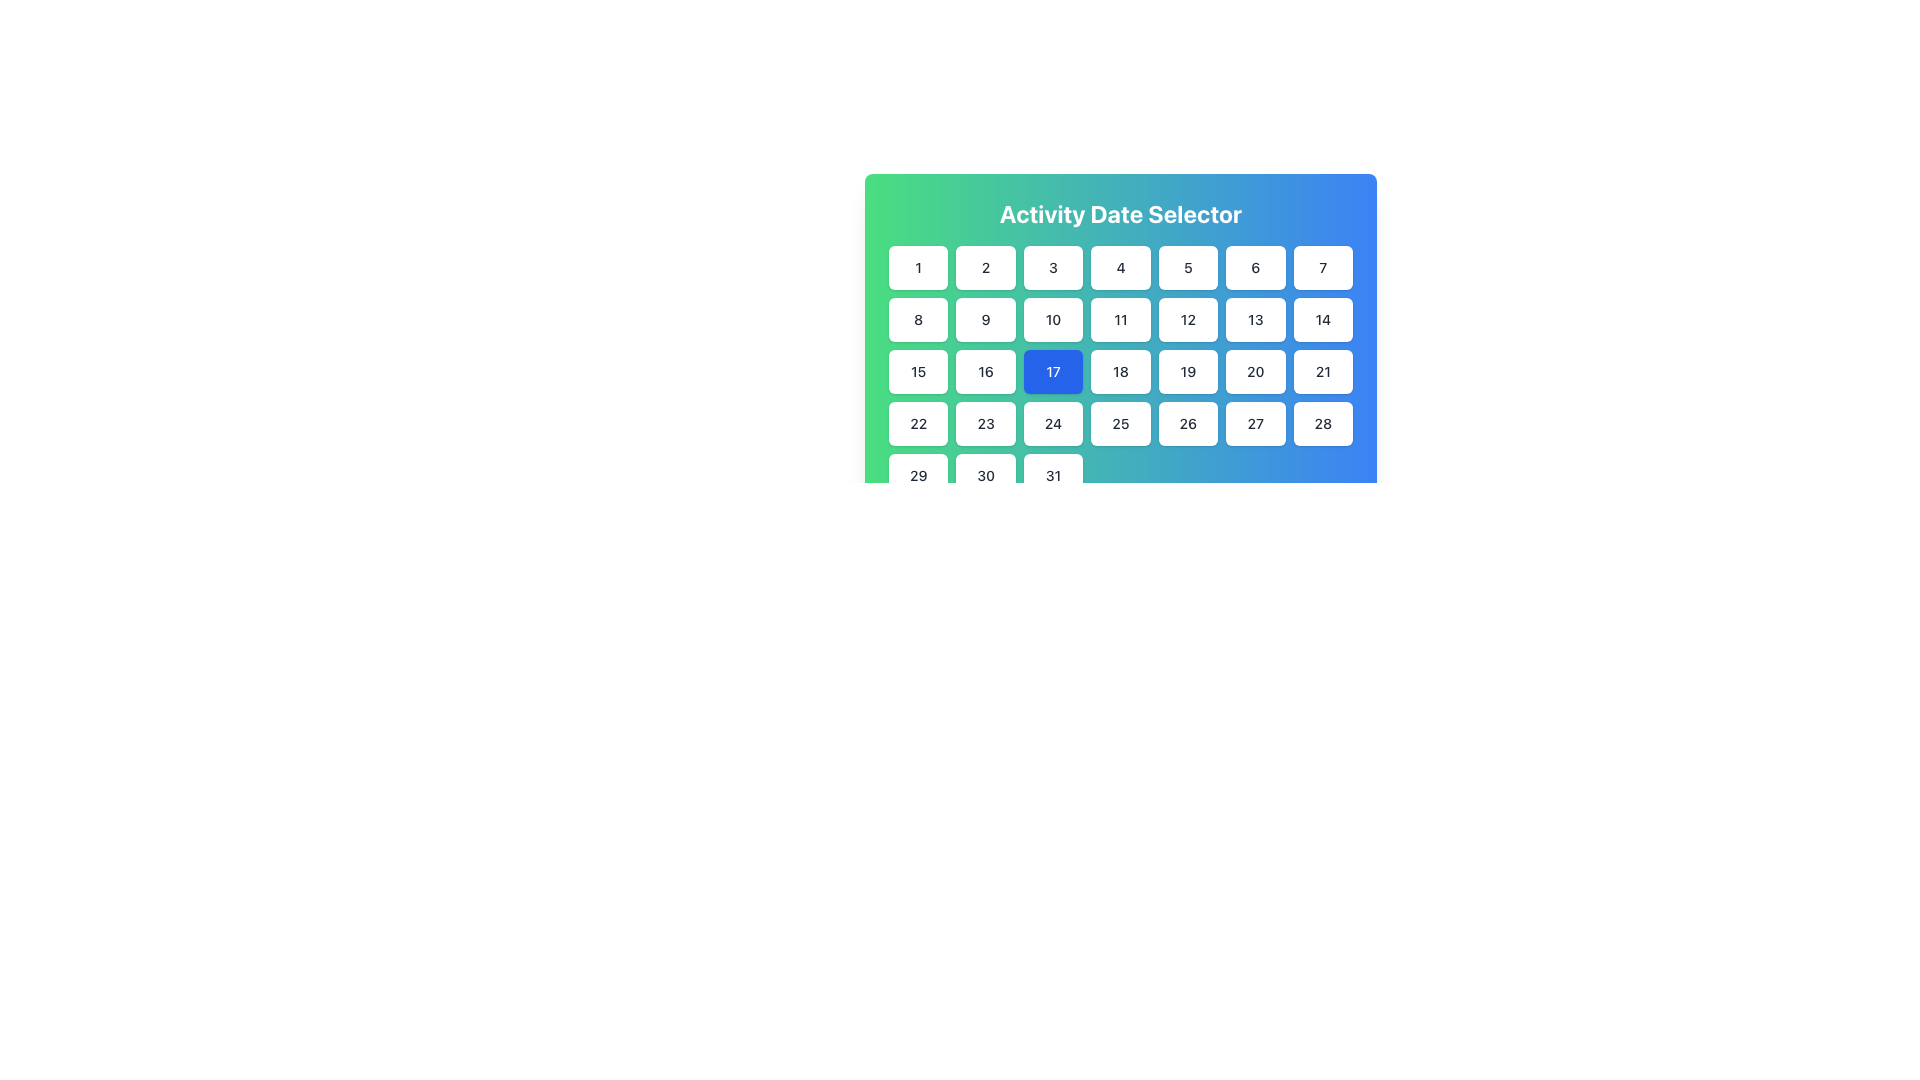 The height and width of the screenshot is (1080, 1920). Describe the element at coordinates (1052, 475) in the screenshot. I see `the button displaying the date '31', which is a rounded rectangle with a white background, located in the last row and last column of the grid layout` at that location.